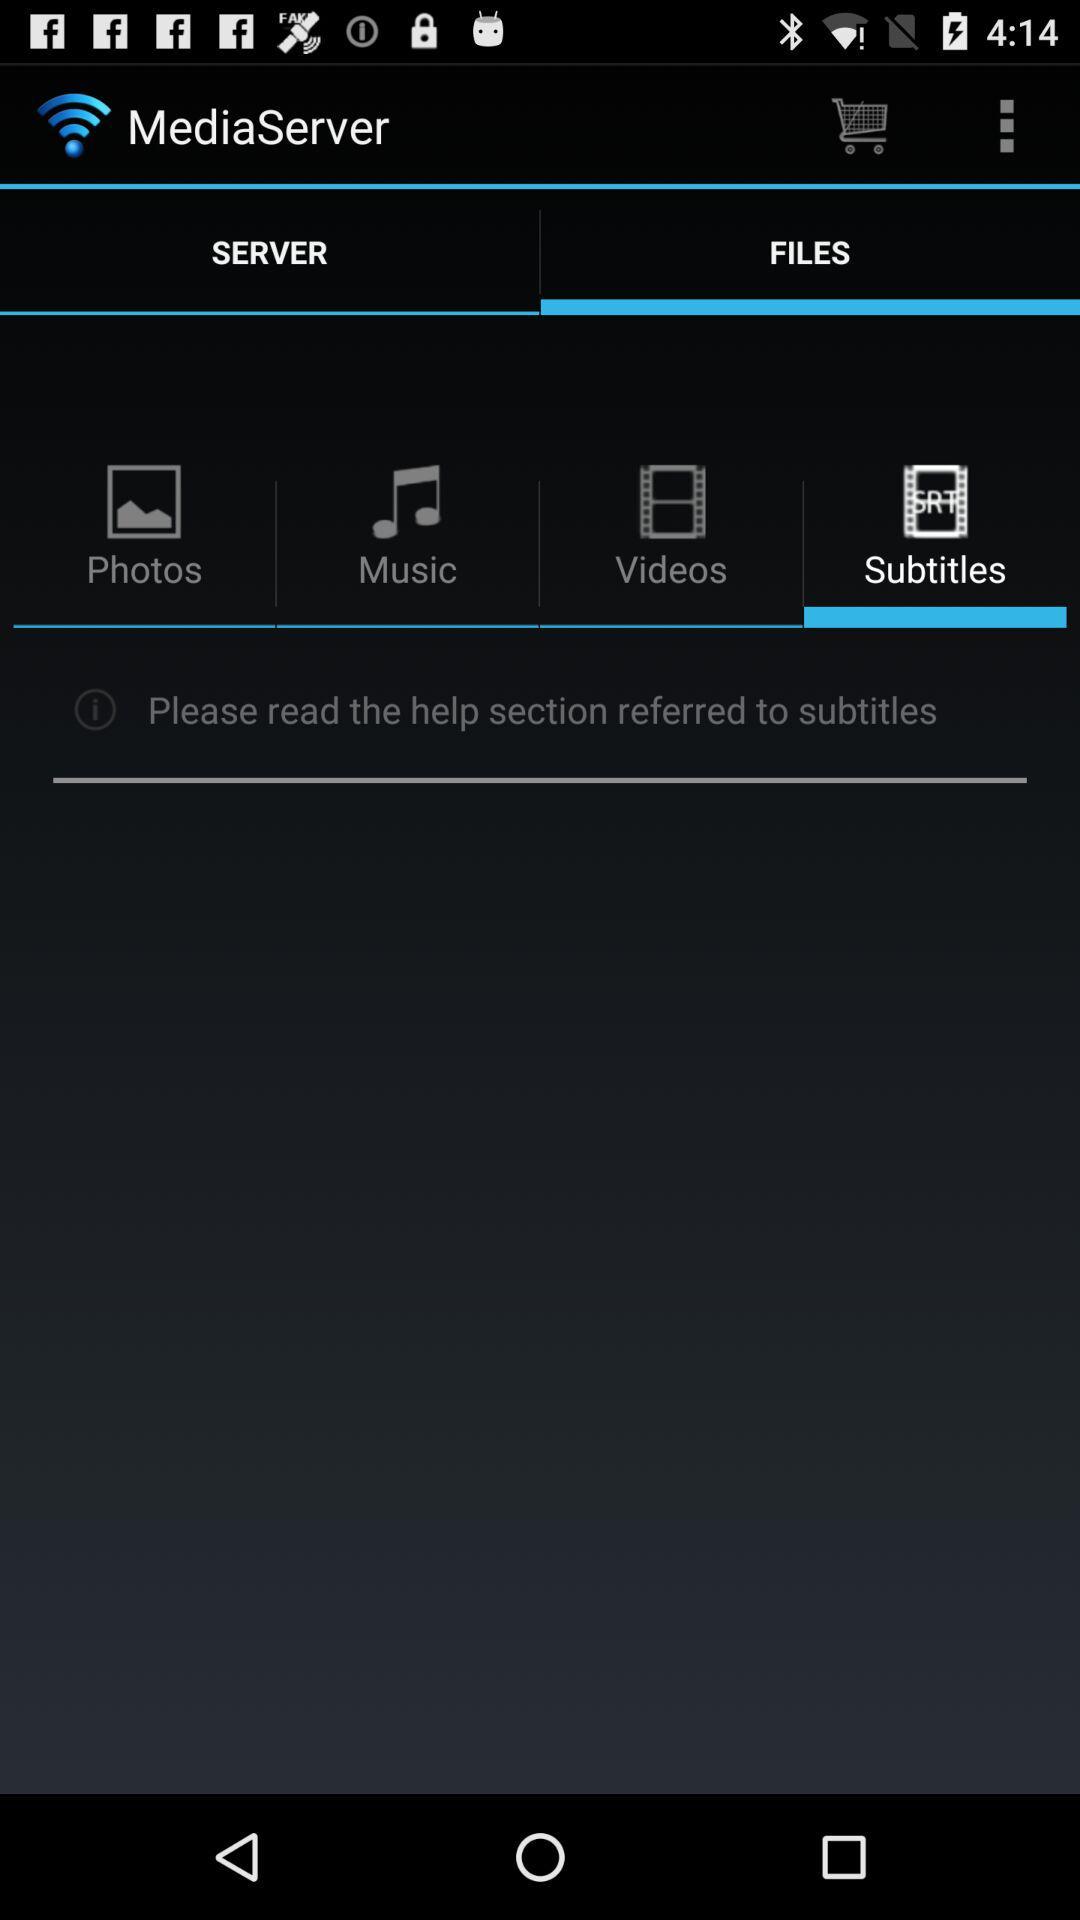  What do you see at coordinates (407, 543) in the screenshot?
I see `music` at bounding box center [407, 543].